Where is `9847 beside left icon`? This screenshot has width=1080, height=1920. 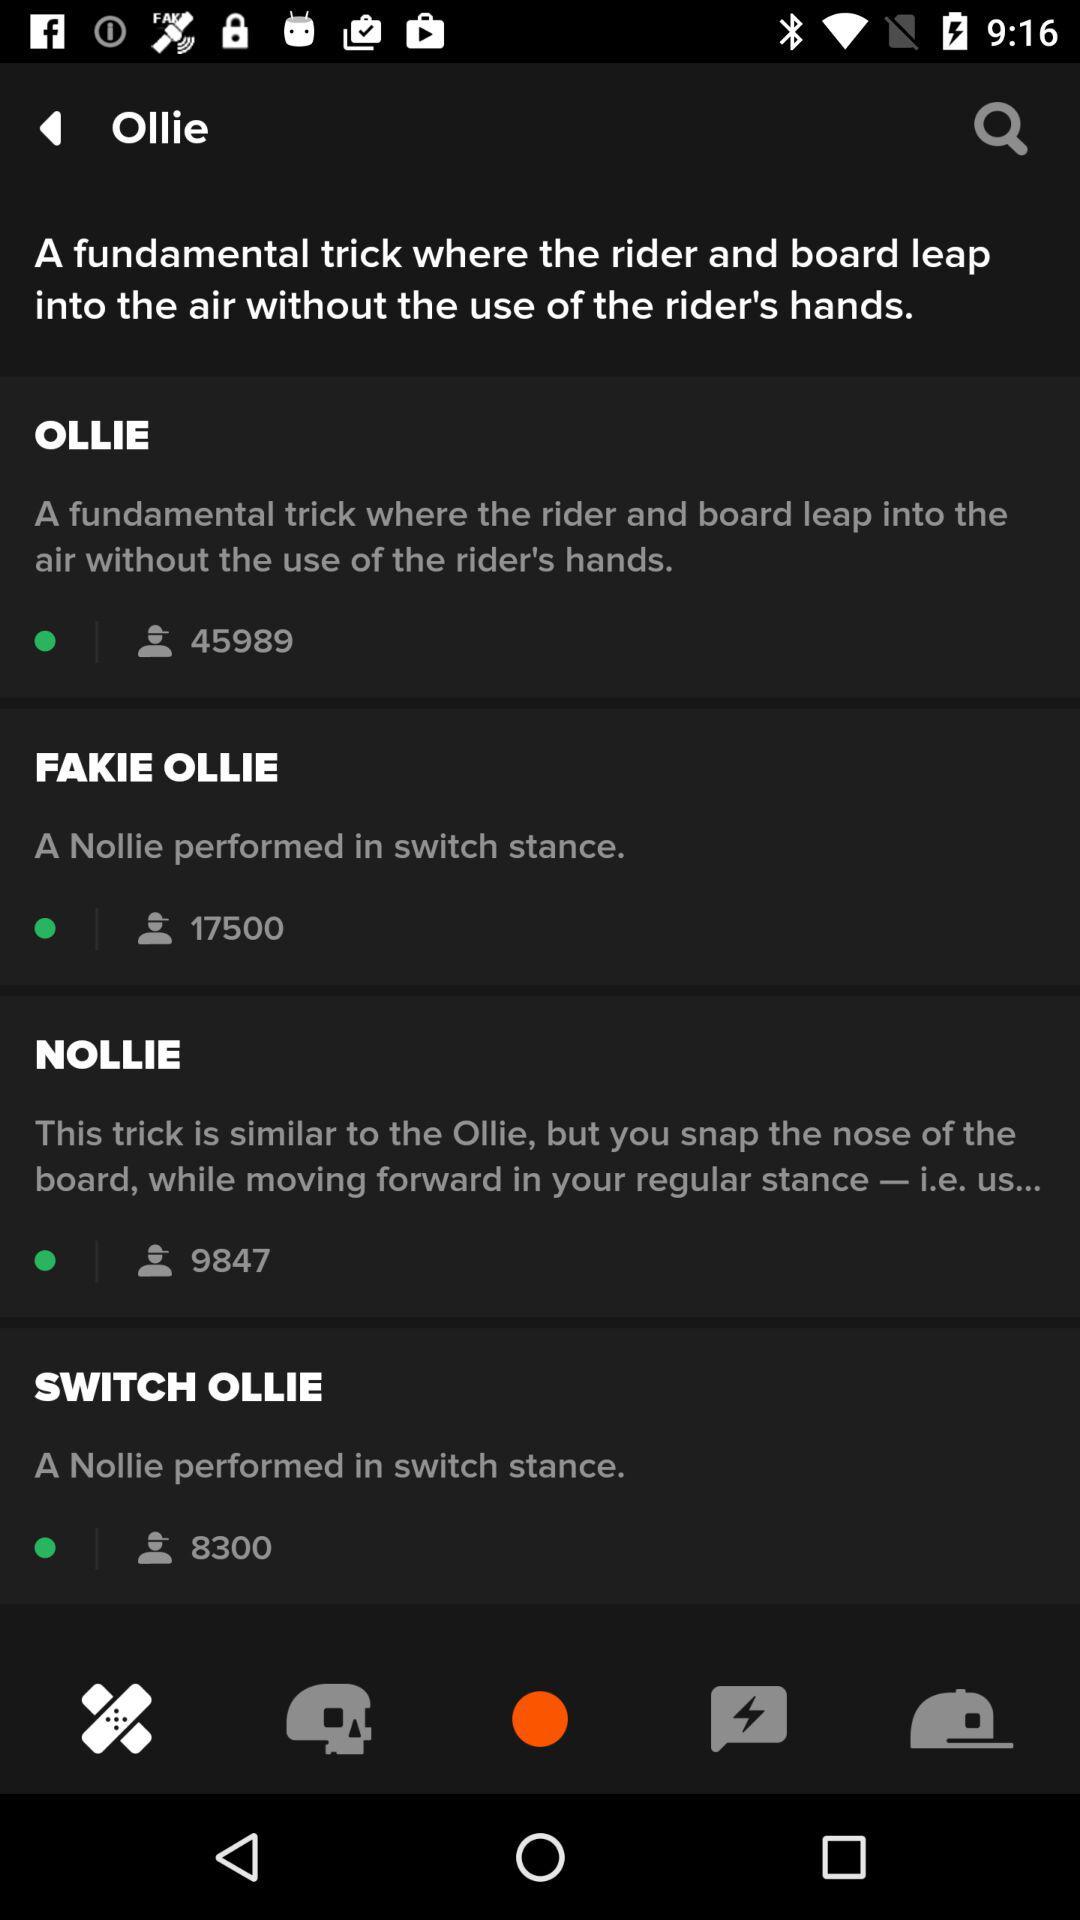 9847 beside left icon is located at coordinates (153, 1260).